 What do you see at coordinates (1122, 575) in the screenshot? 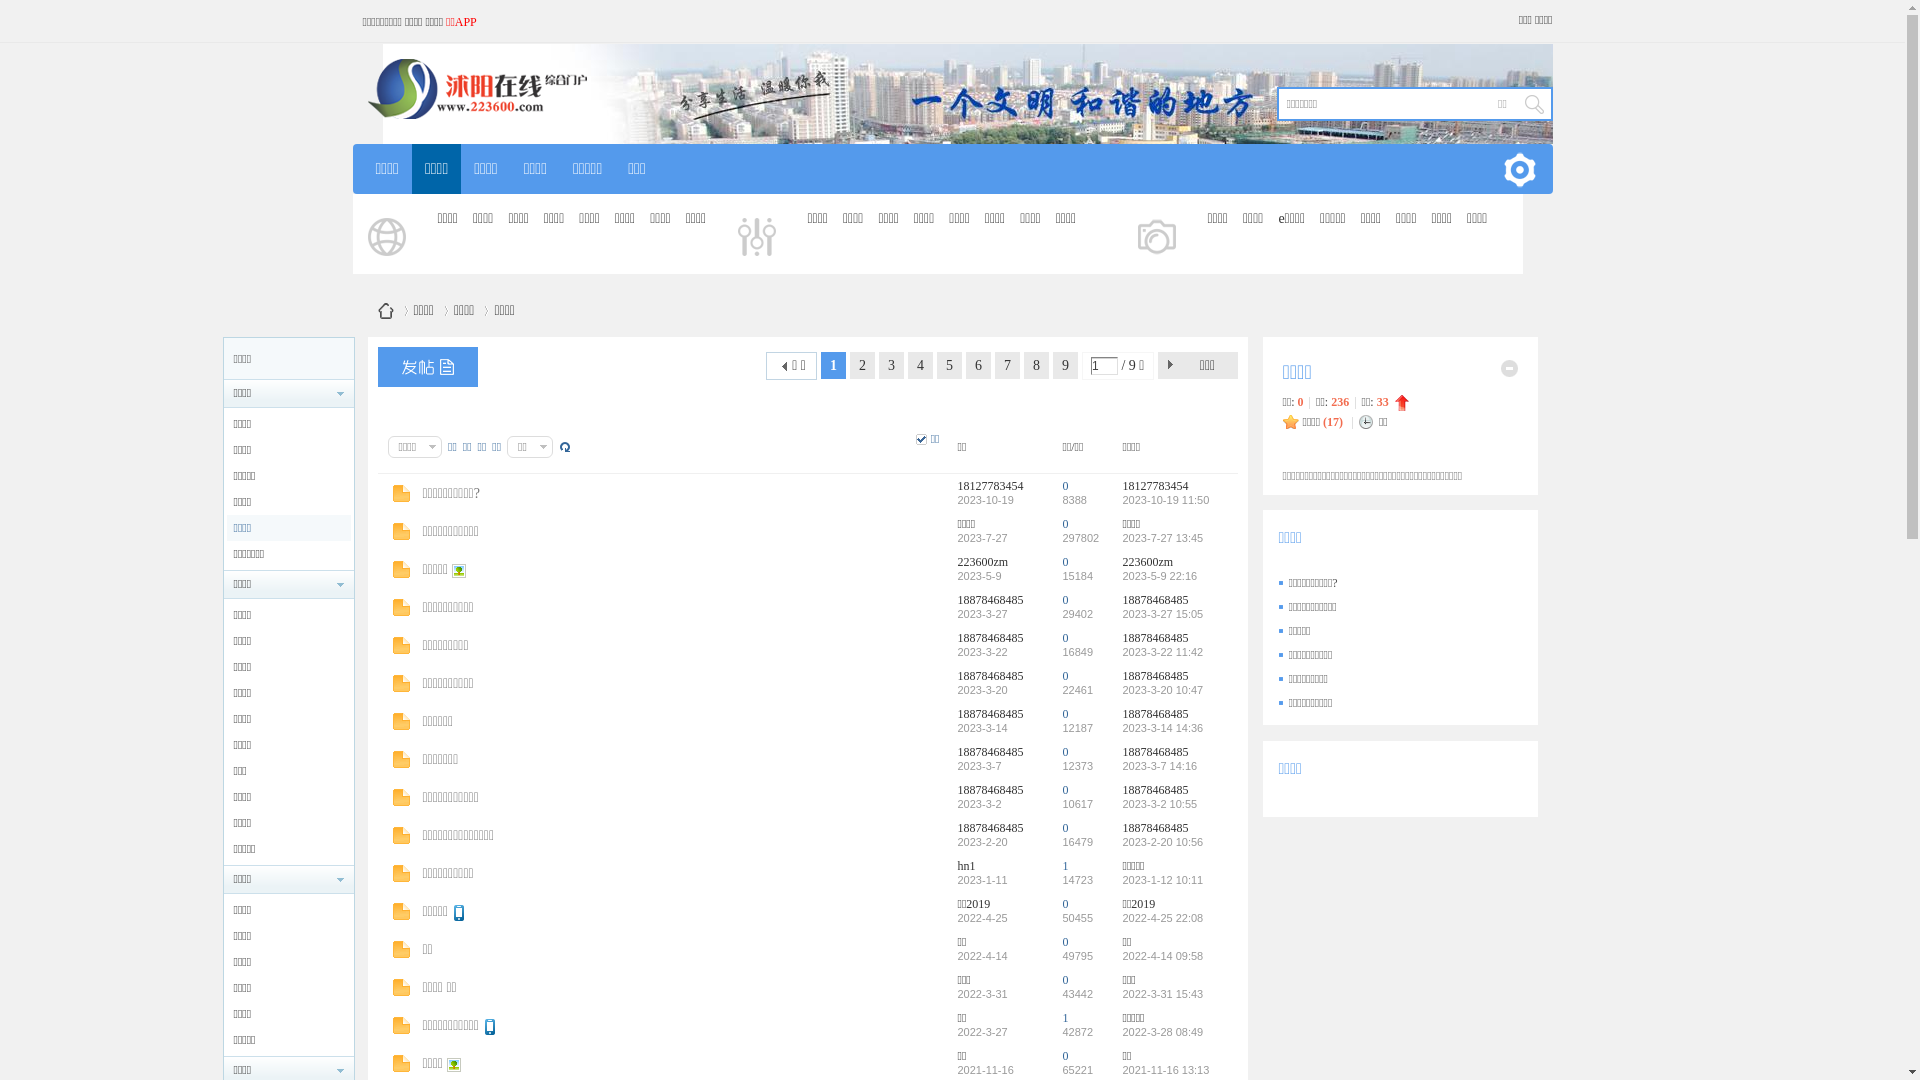
I see `'2023-5-9 22:16'` at bounding box center [1122, 575].